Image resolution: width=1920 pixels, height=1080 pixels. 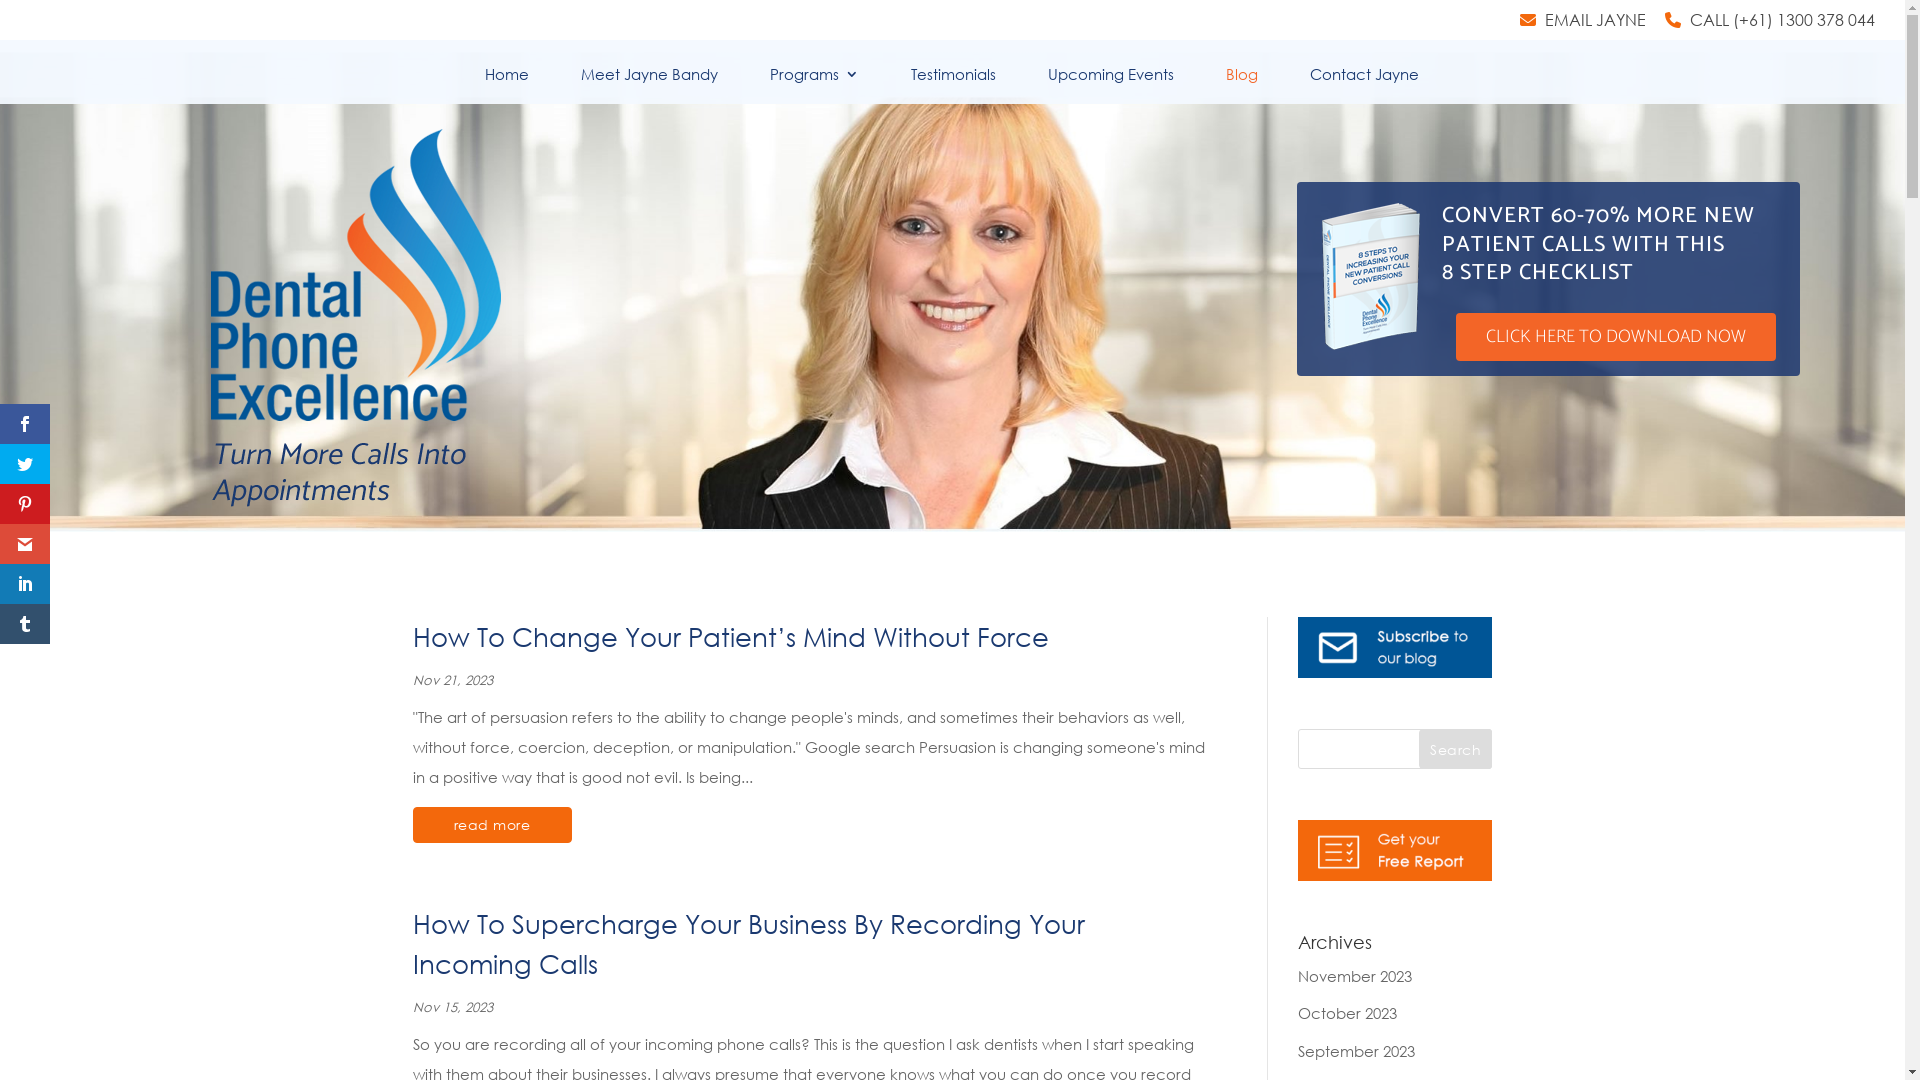 What do you see at coordinates (1455, 748) in the screenshot?
I see `'Search'` at bounding box center [1455, 748].